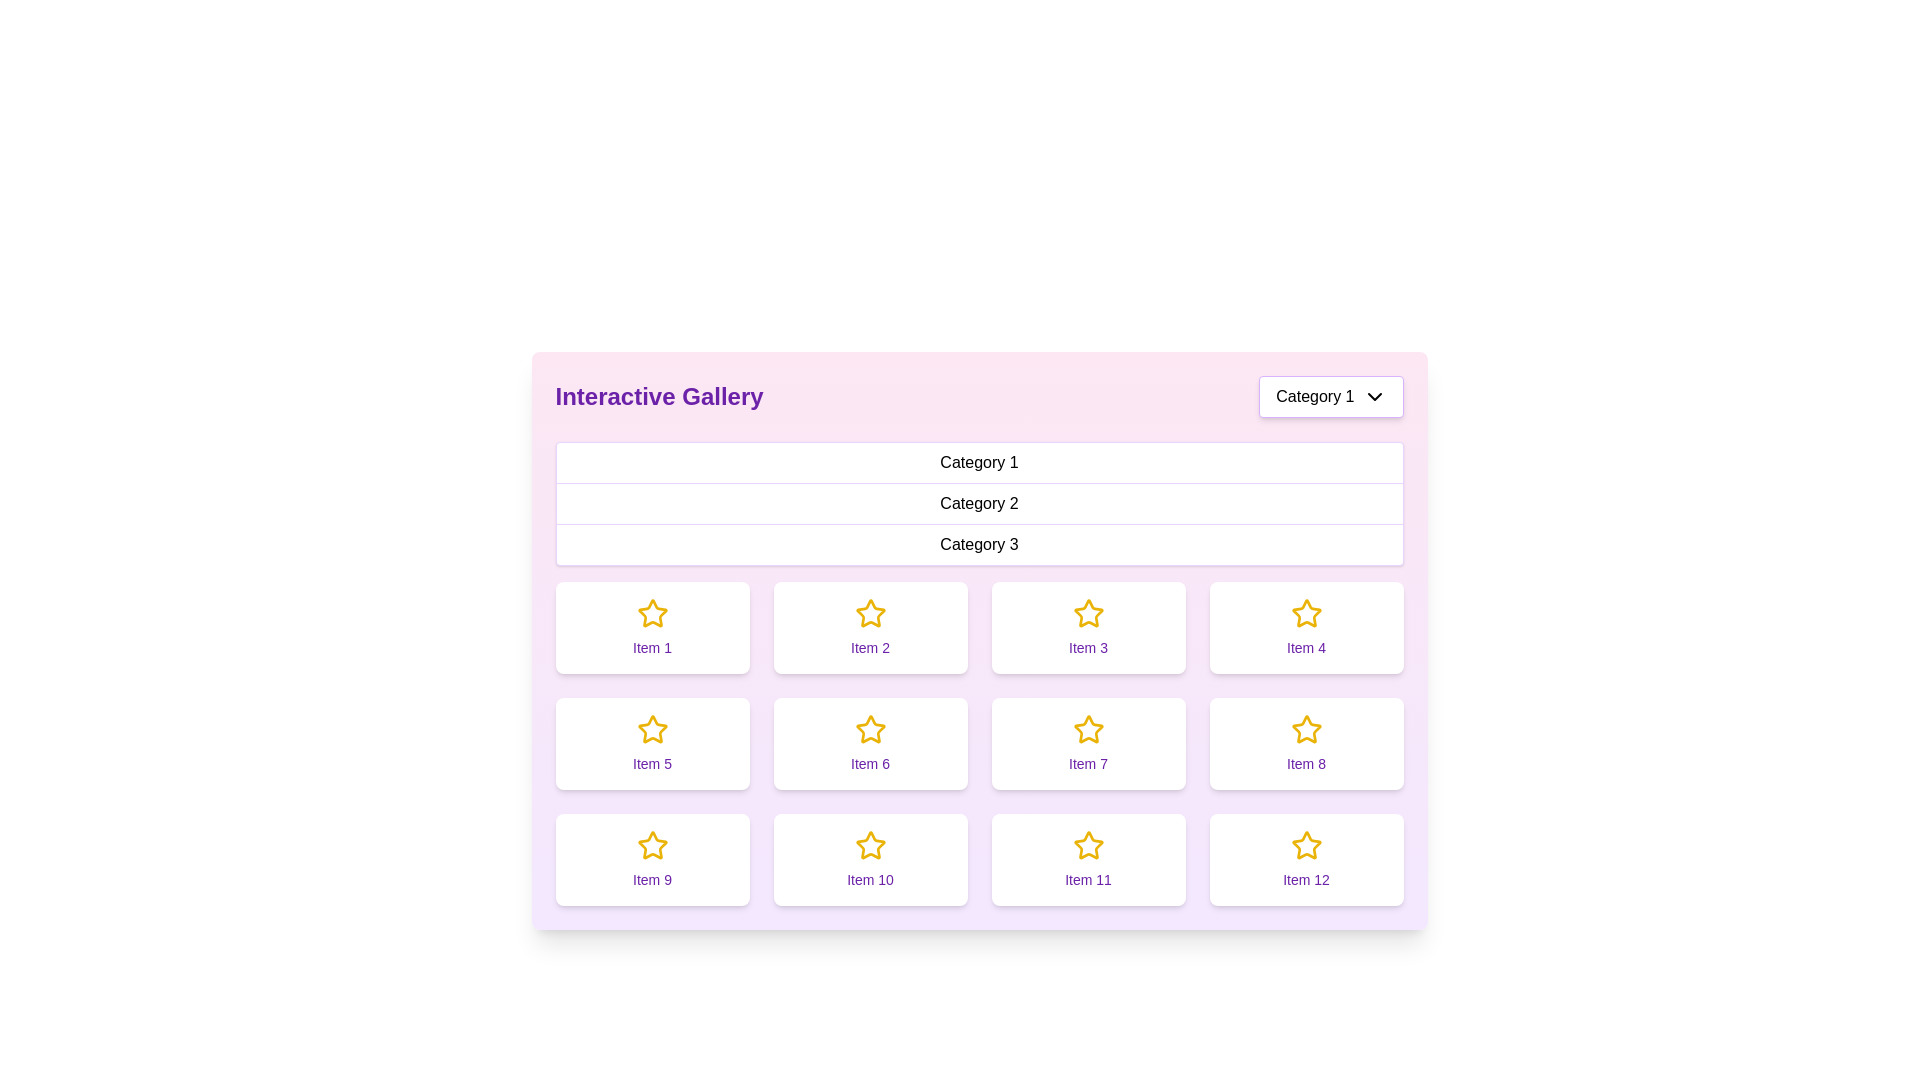  I want to click on the 'Item 6' card, which is located, so click(870, 744).